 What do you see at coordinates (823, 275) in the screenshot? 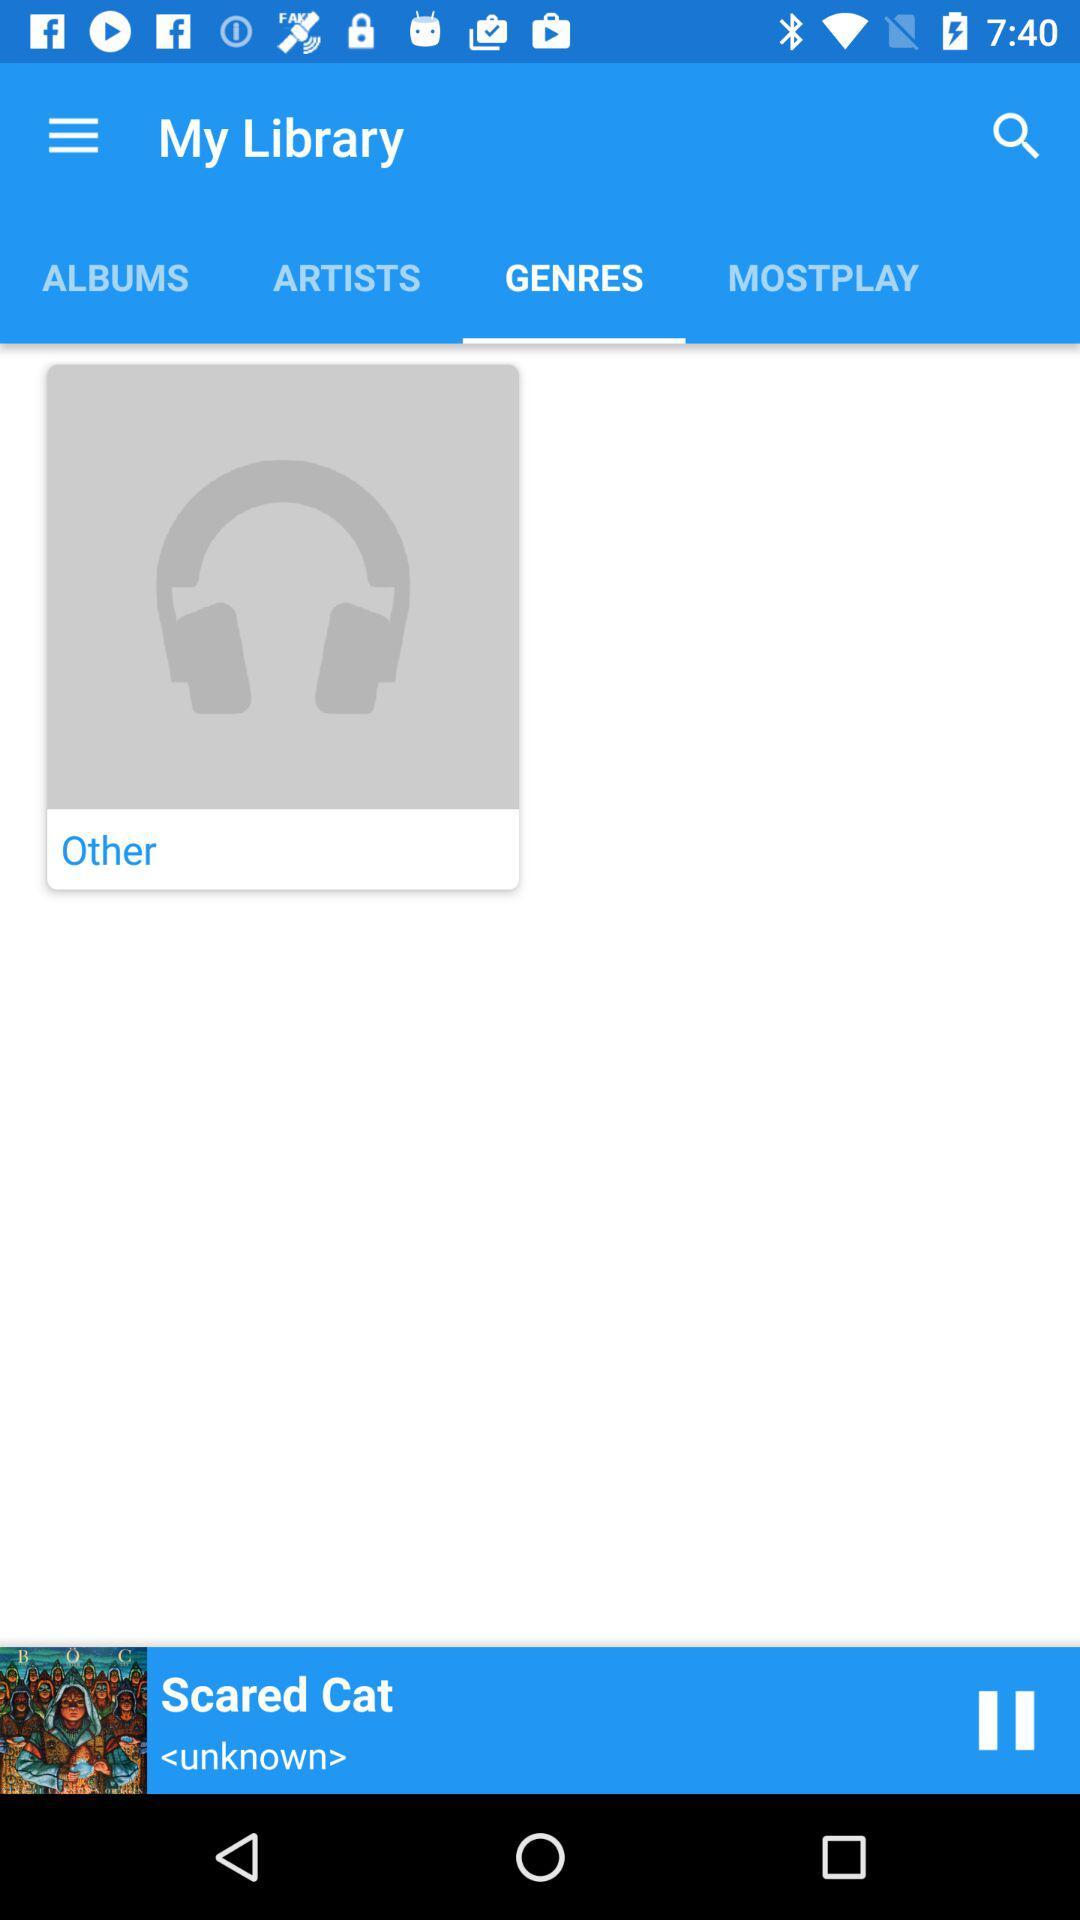
I see `the mostplay app` at bounding box center [823, 275].